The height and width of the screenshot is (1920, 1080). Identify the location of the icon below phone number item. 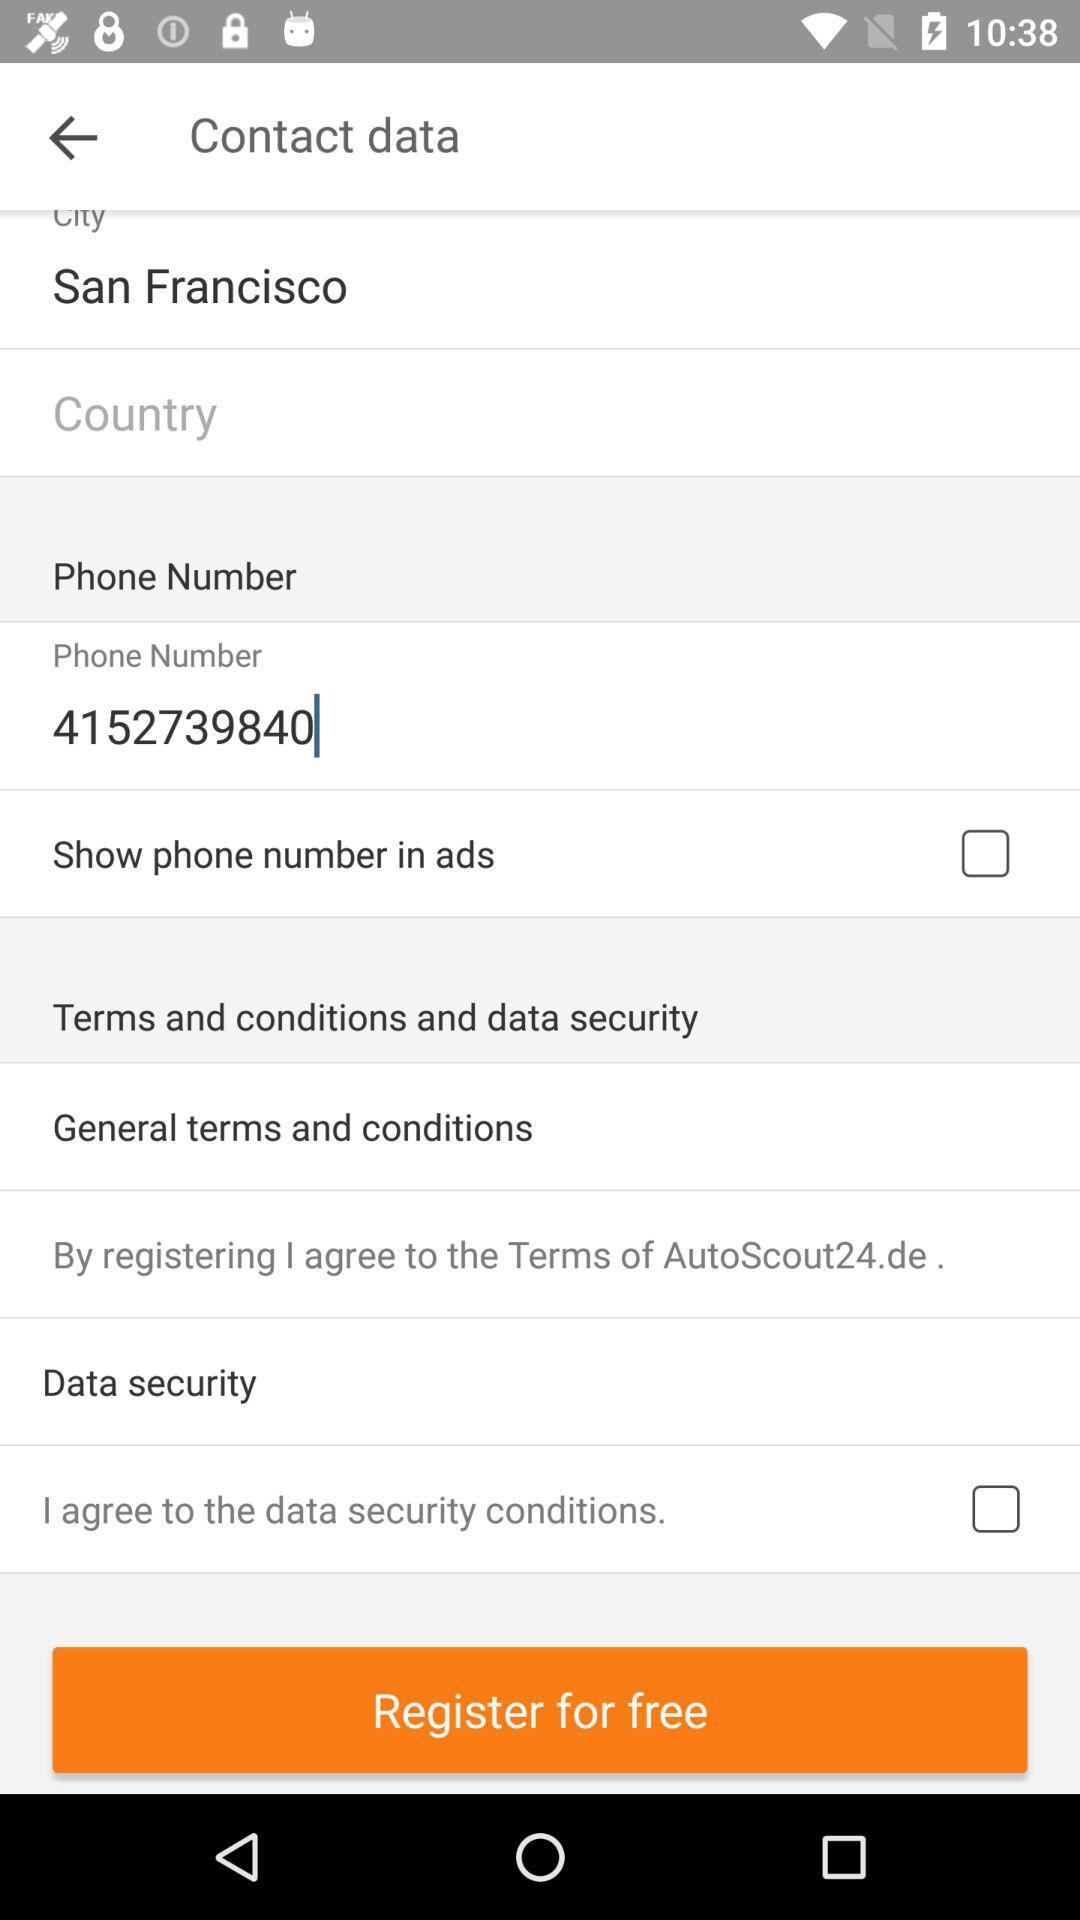
(542, 724).